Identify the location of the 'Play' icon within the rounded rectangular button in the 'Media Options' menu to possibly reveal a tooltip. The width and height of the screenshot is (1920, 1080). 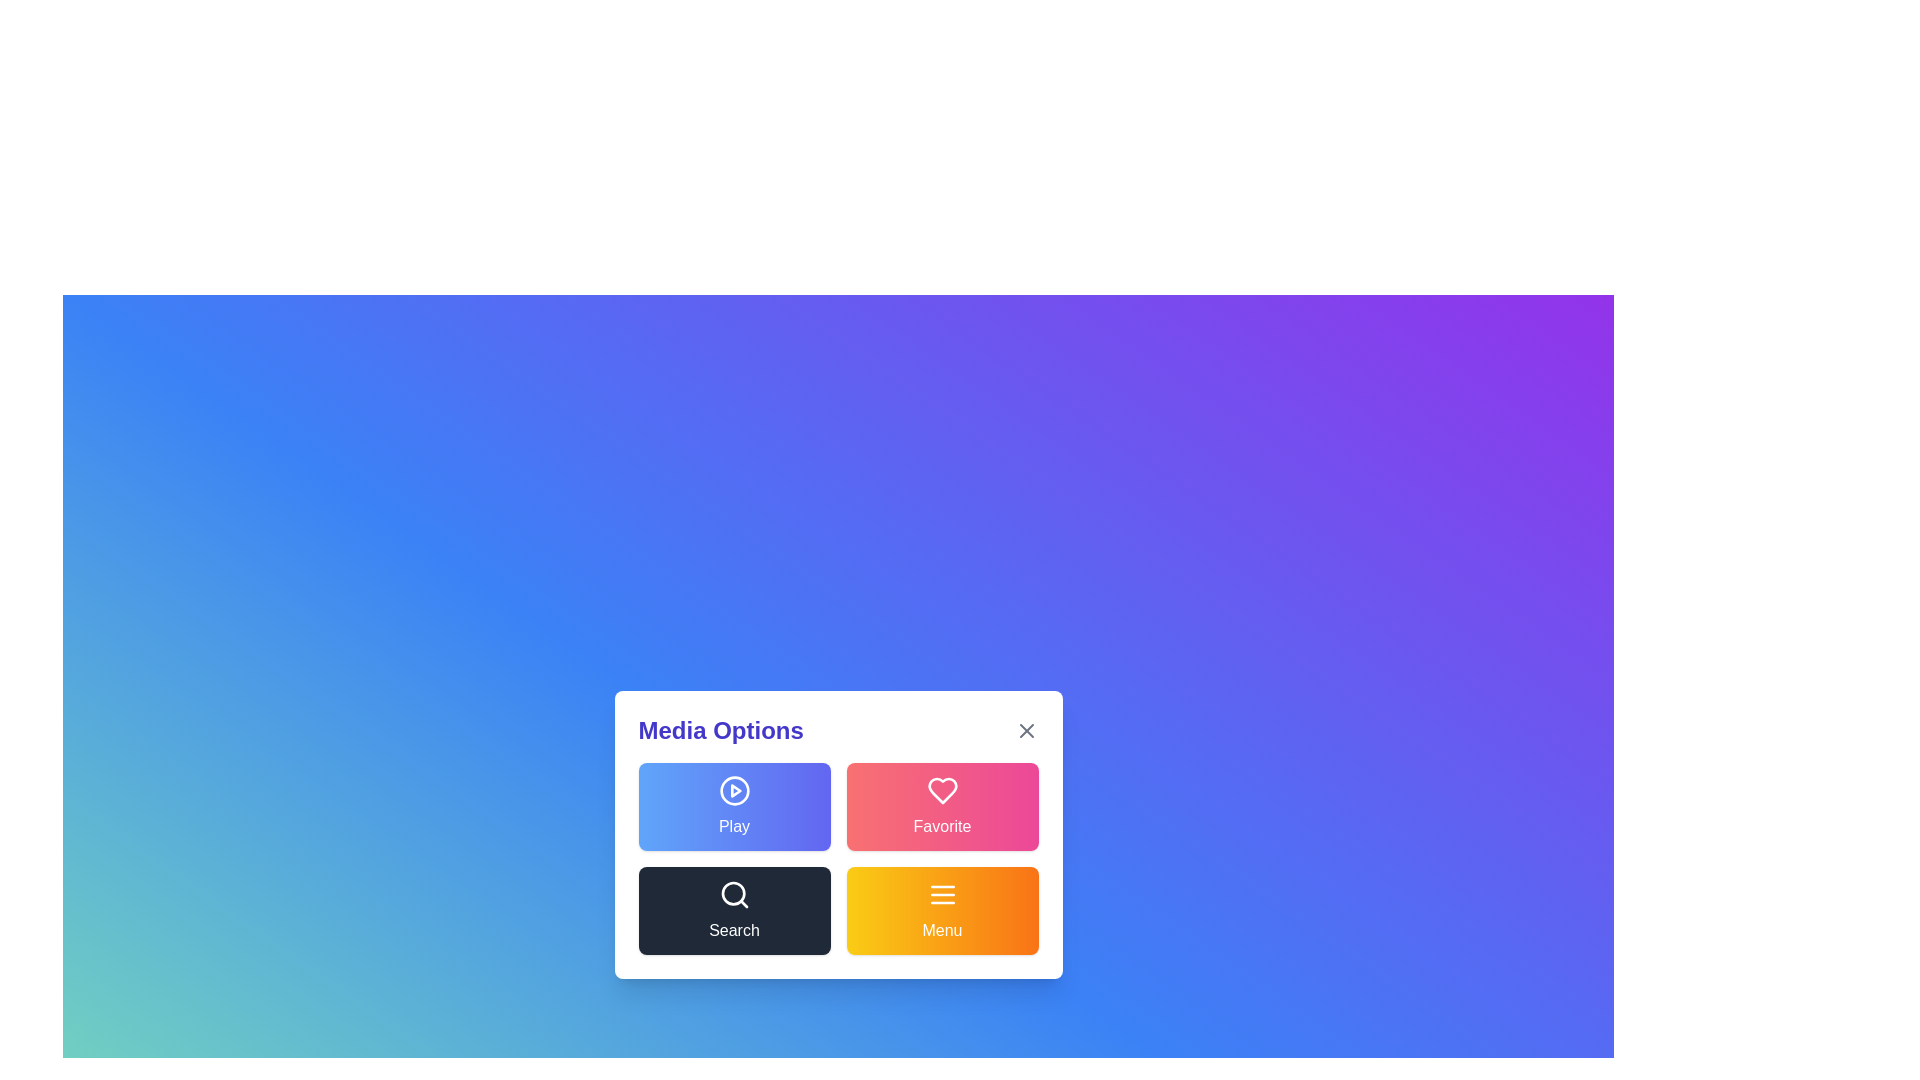
(733, 789).